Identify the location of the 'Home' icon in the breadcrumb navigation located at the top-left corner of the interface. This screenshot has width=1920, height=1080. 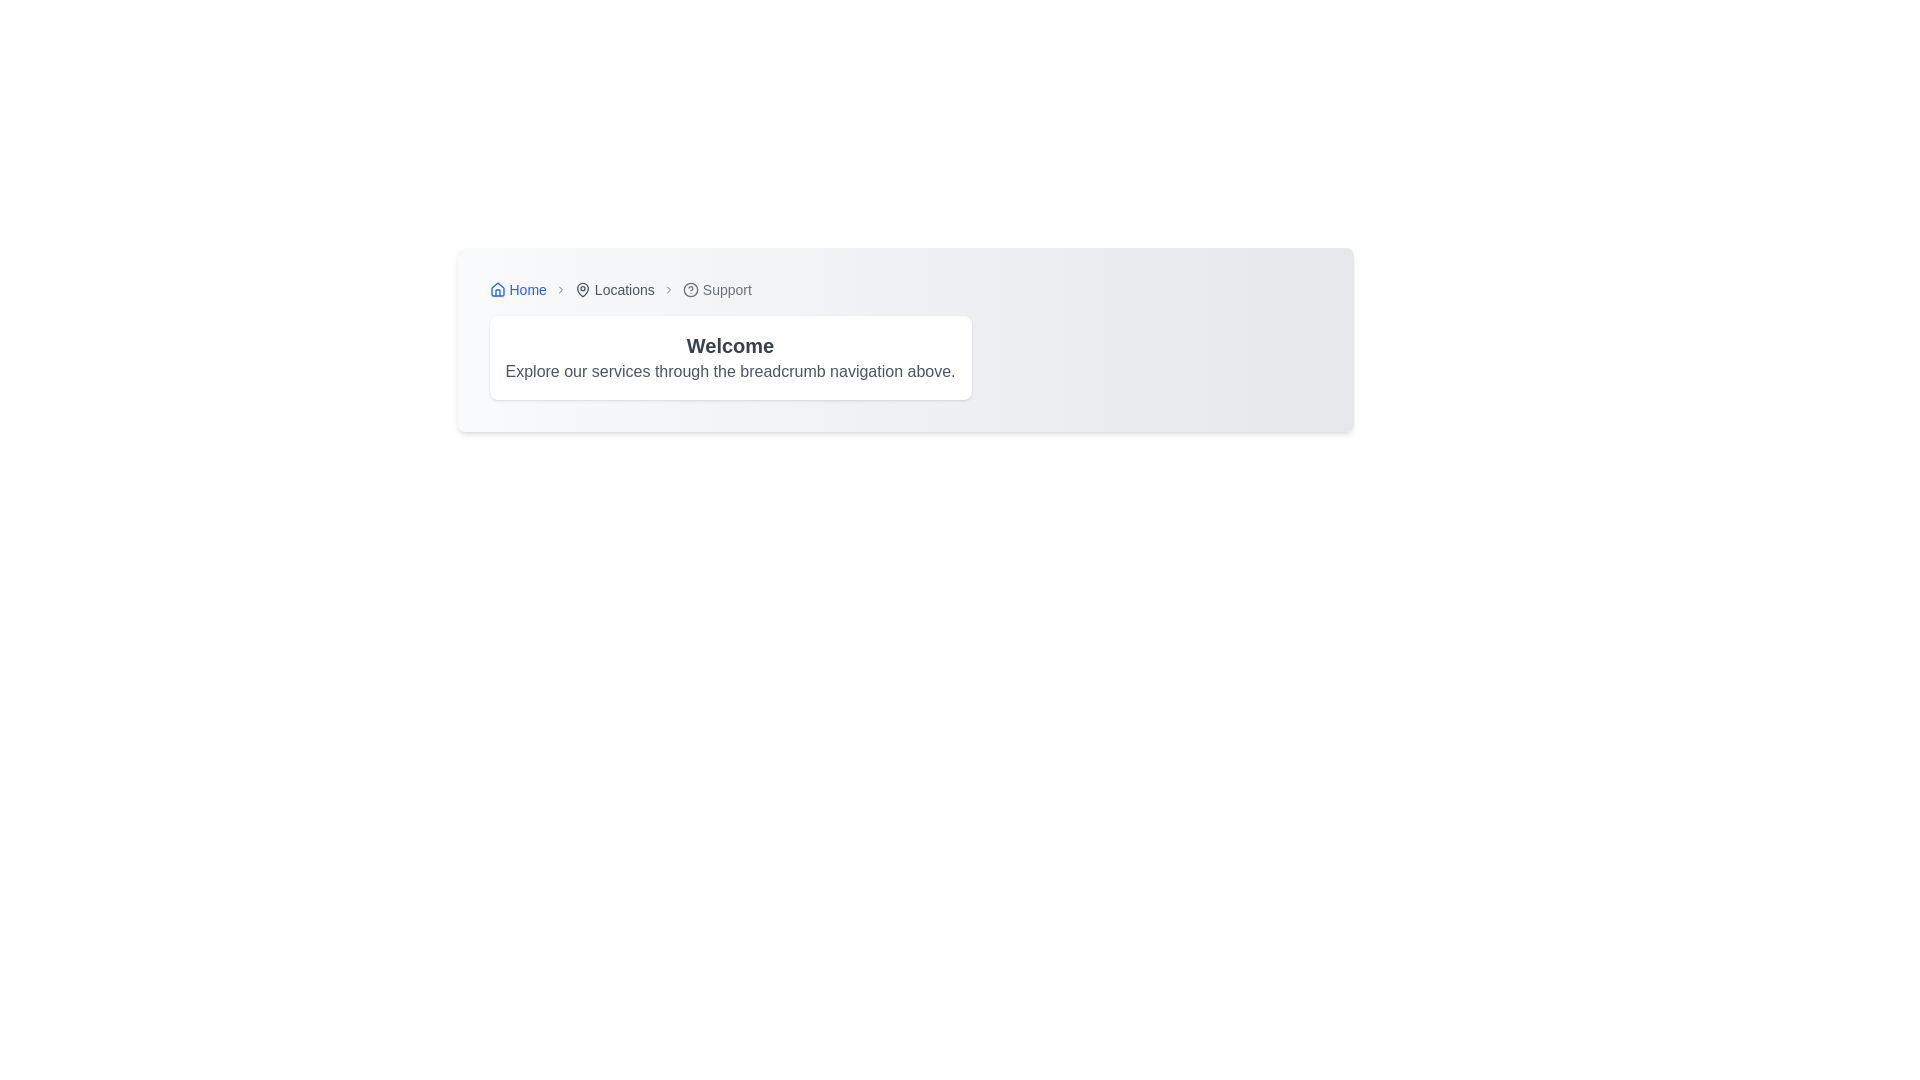
(497, 289).